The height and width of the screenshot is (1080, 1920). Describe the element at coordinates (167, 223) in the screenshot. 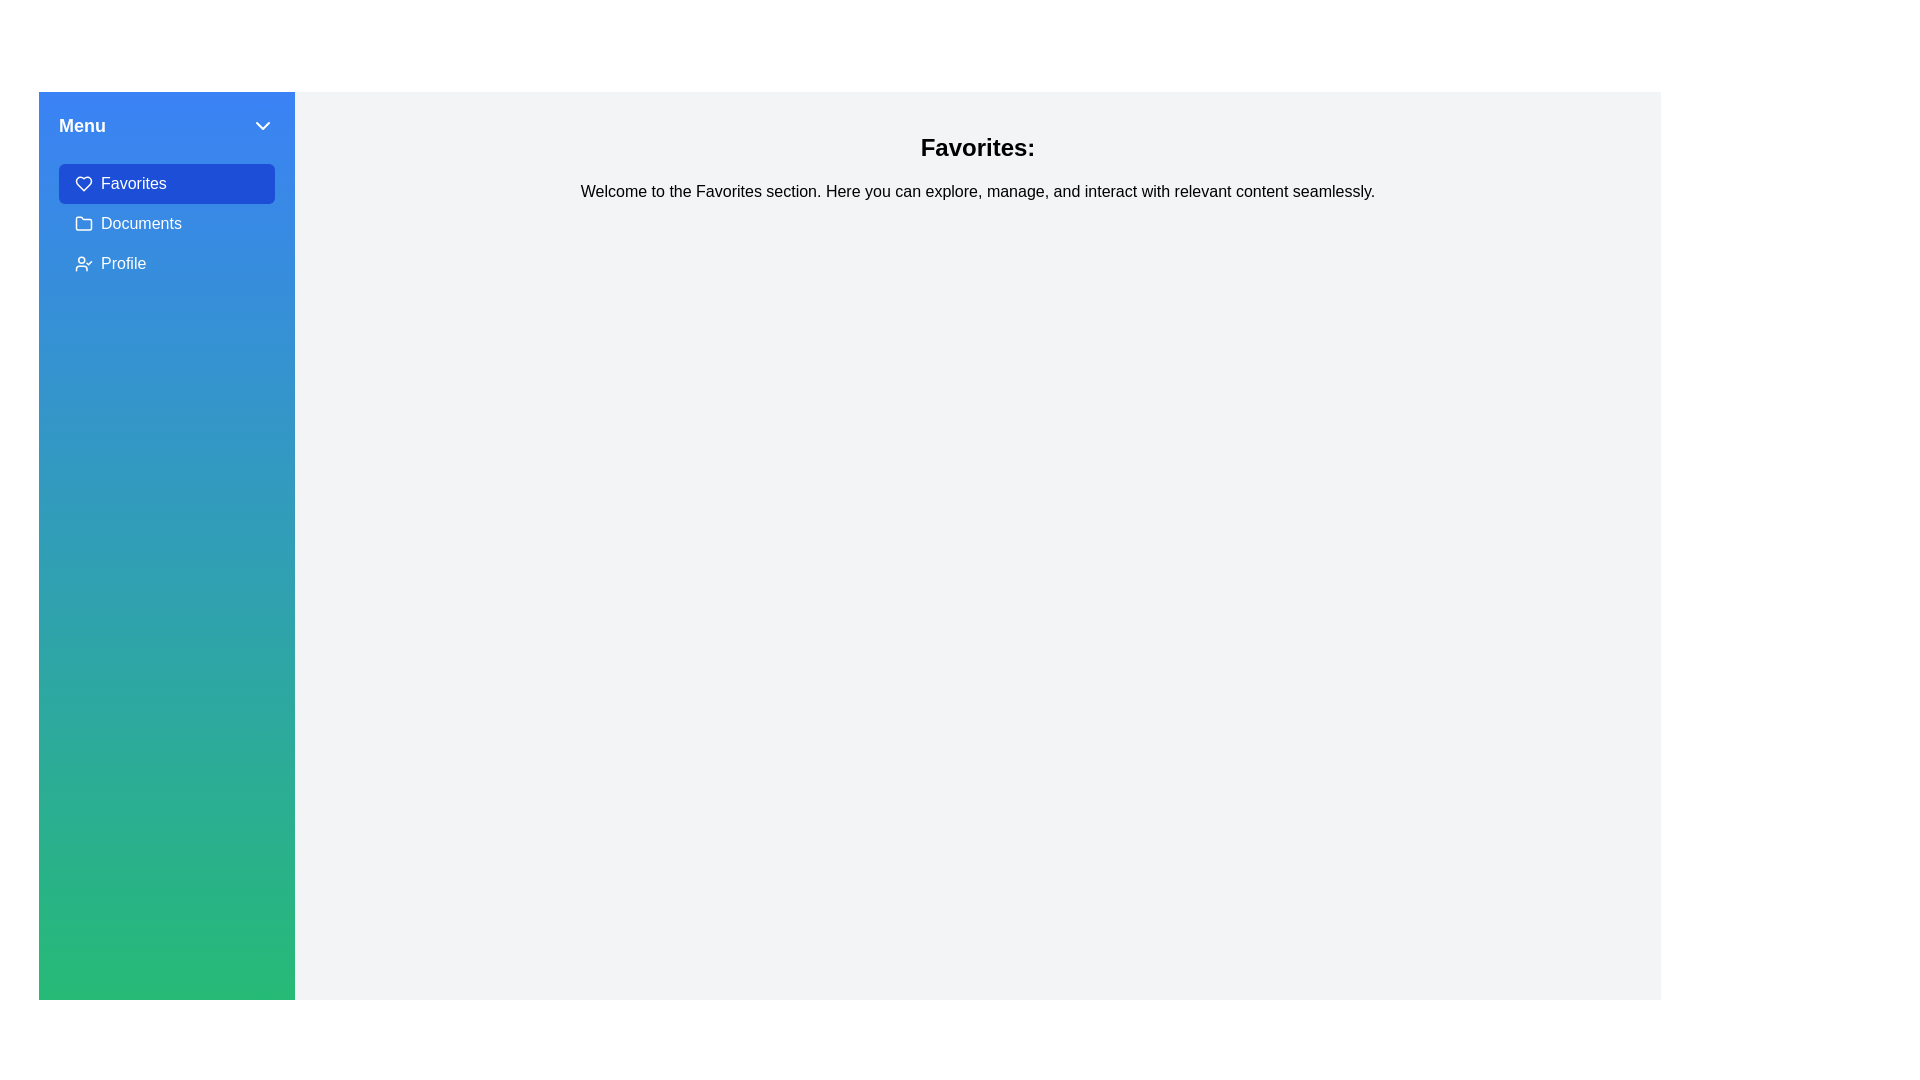

I see `the Documents tab in the drawer` at that location.